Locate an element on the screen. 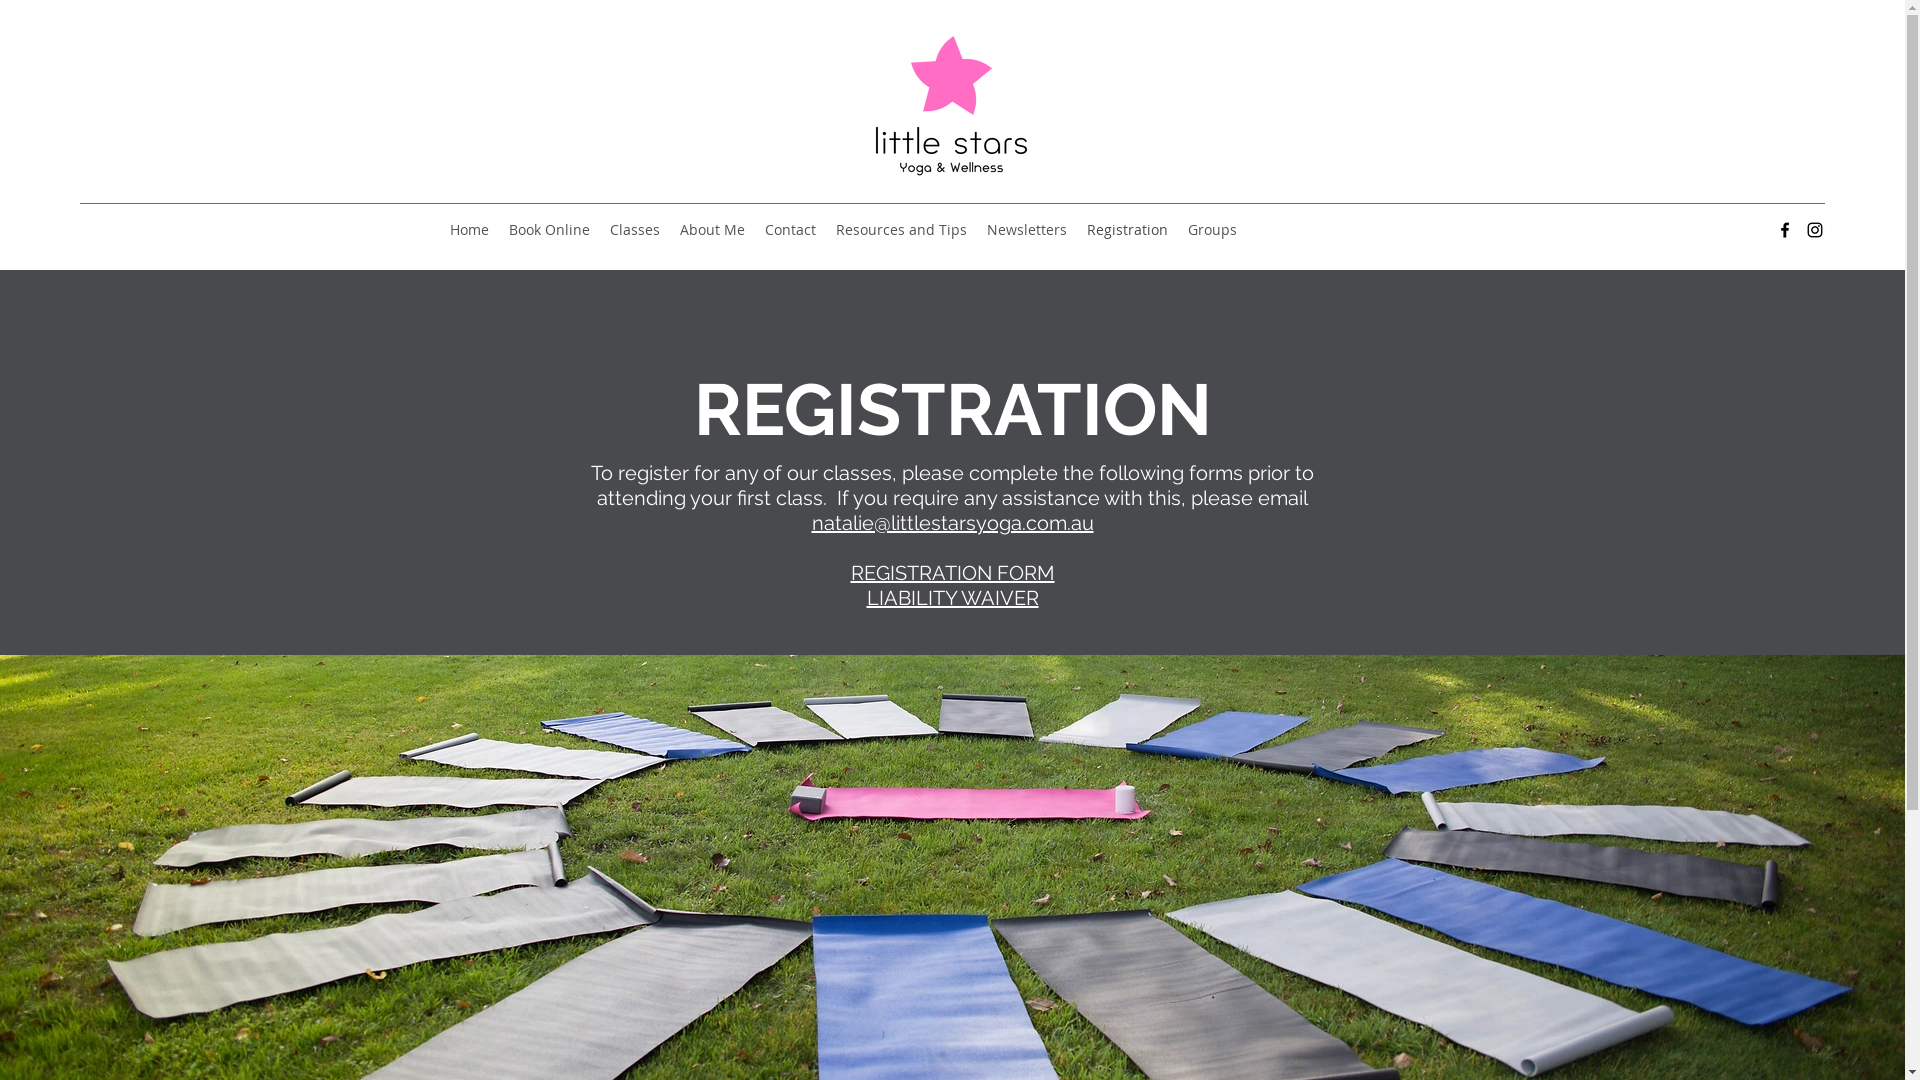 The image size is (1920, 1080). 'natalie@littlestarsyoga.com.au' is located at coordinates (952, 522).